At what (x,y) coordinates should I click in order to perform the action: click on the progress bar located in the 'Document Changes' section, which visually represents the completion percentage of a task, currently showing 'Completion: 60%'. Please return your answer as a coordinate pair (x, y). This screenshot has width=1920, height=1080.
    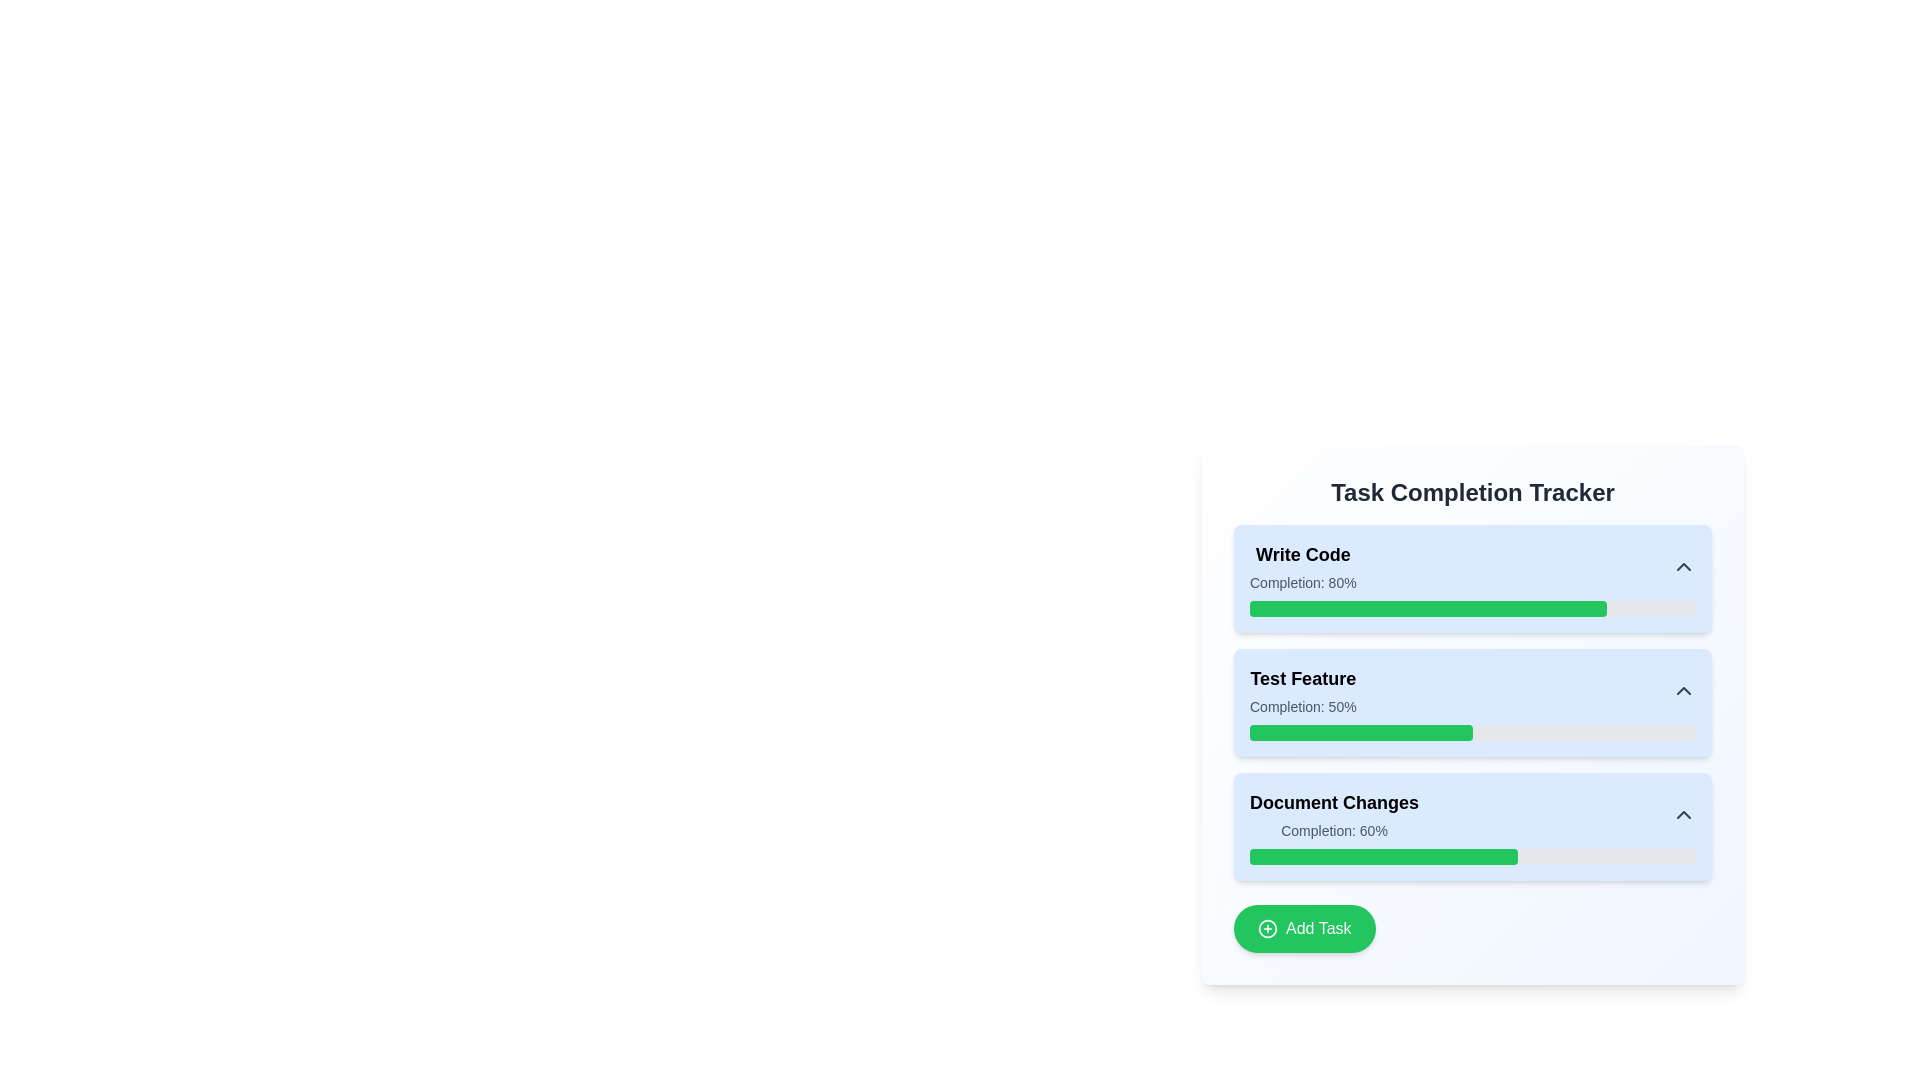
    Looking at the image, I should click on (1473, 855).